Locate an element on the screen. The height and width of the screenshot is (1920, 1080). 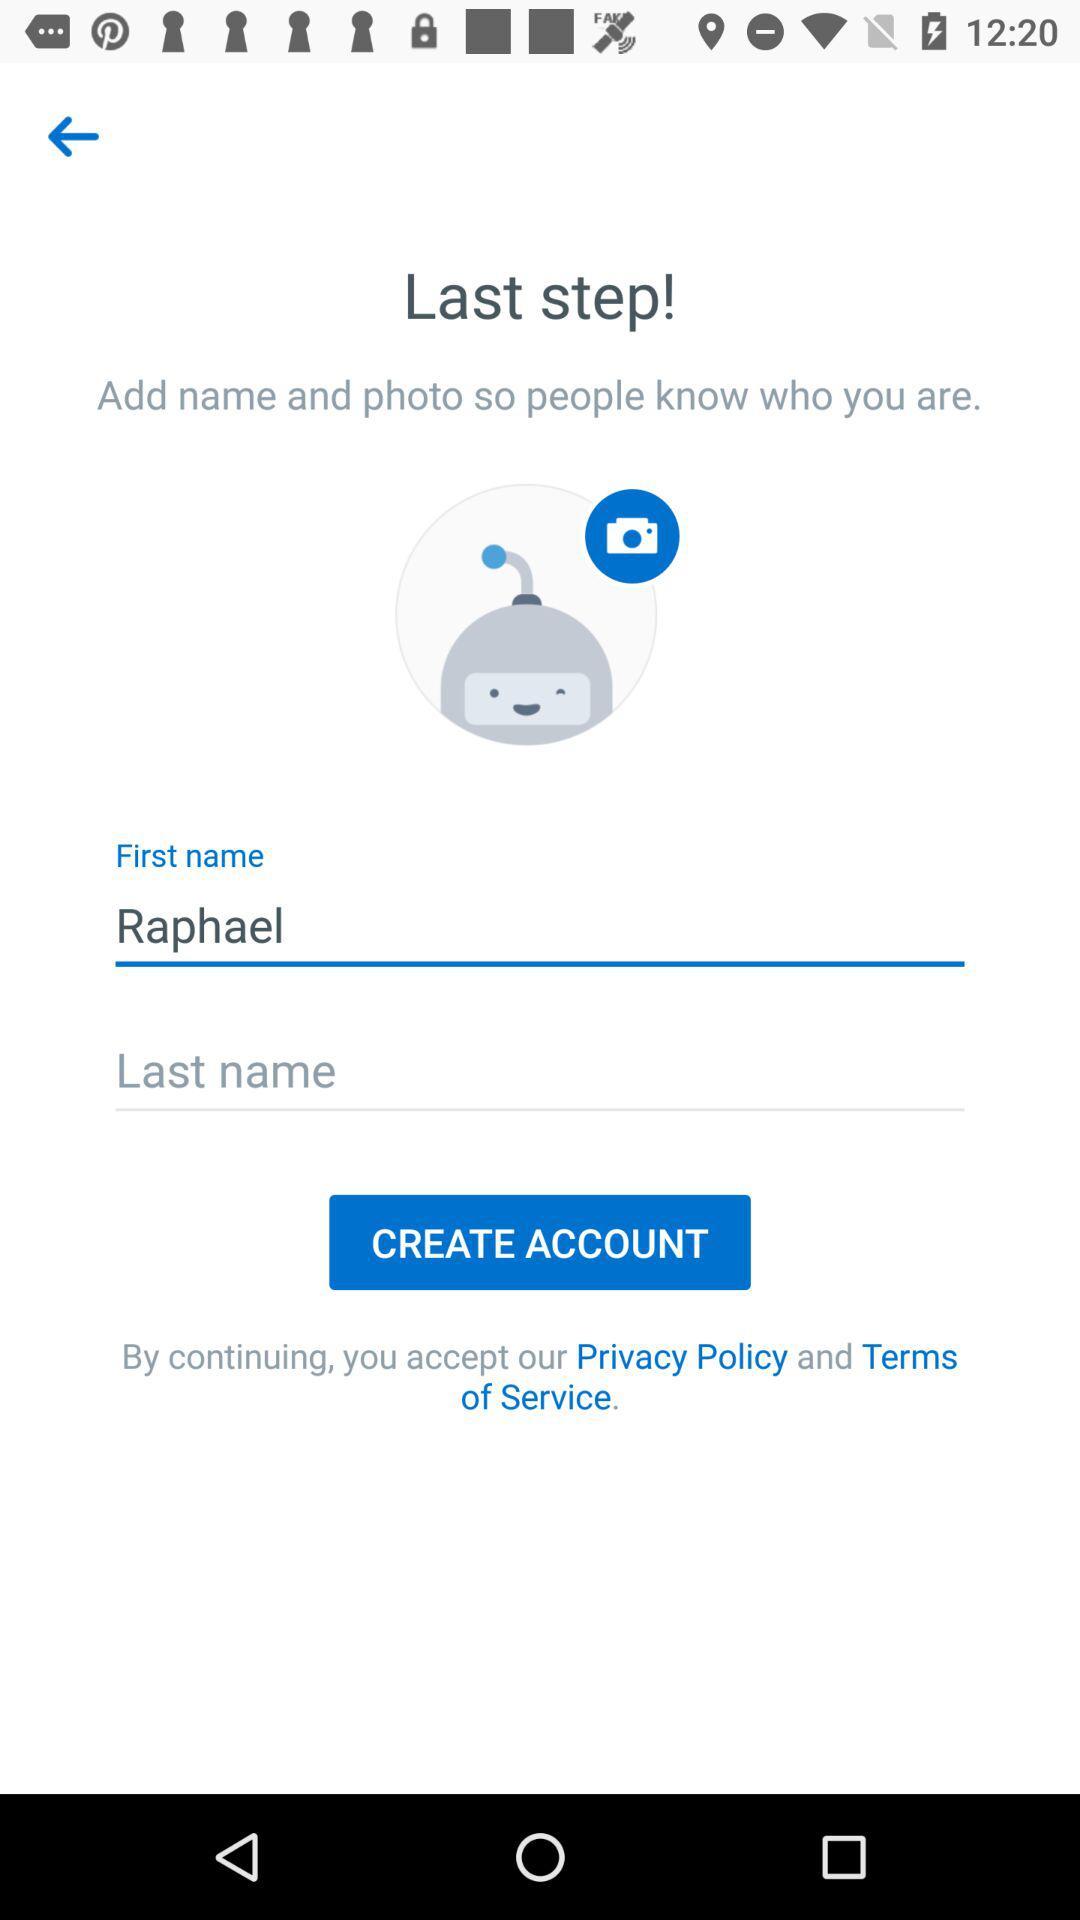
icon above the raphael icon is located at coordinates (525, 613).